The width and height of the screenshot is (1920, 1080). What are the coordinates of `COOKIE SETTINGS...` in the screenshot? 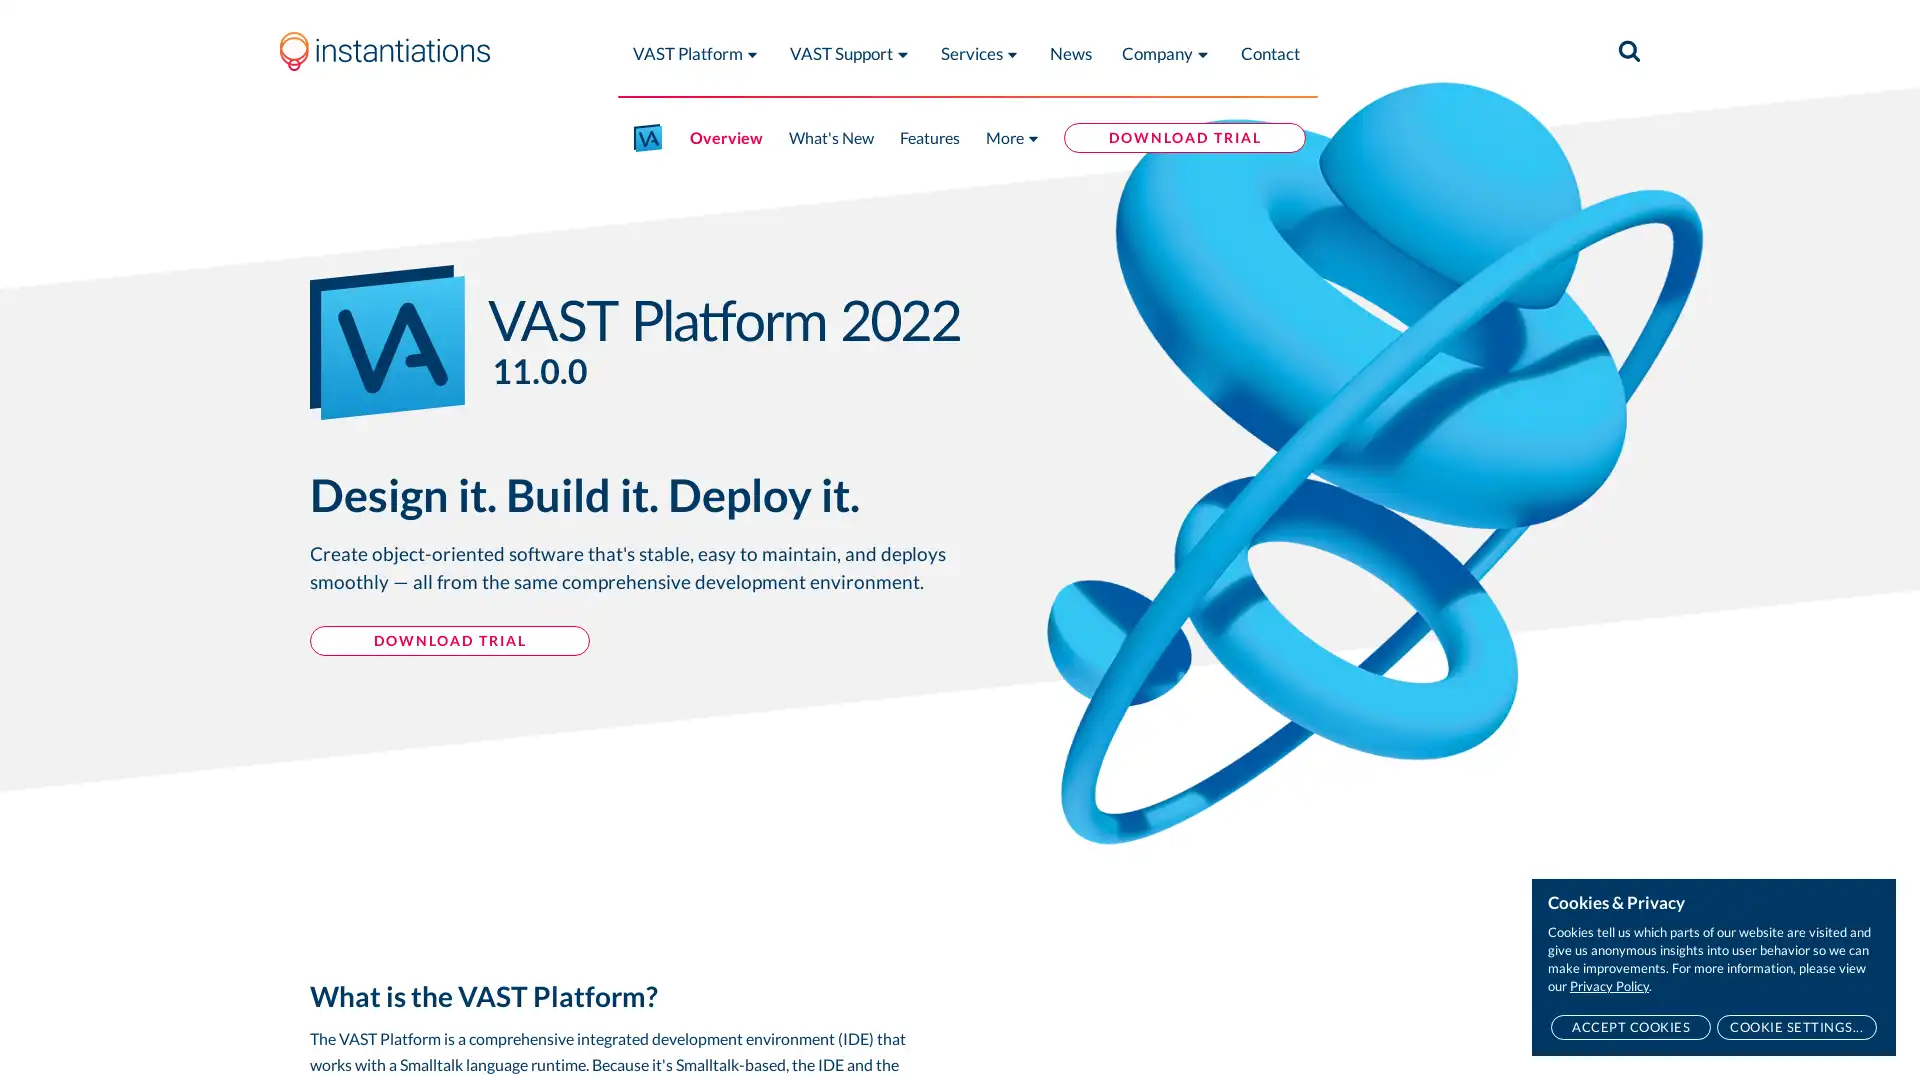 It's located at (1796, 1027).